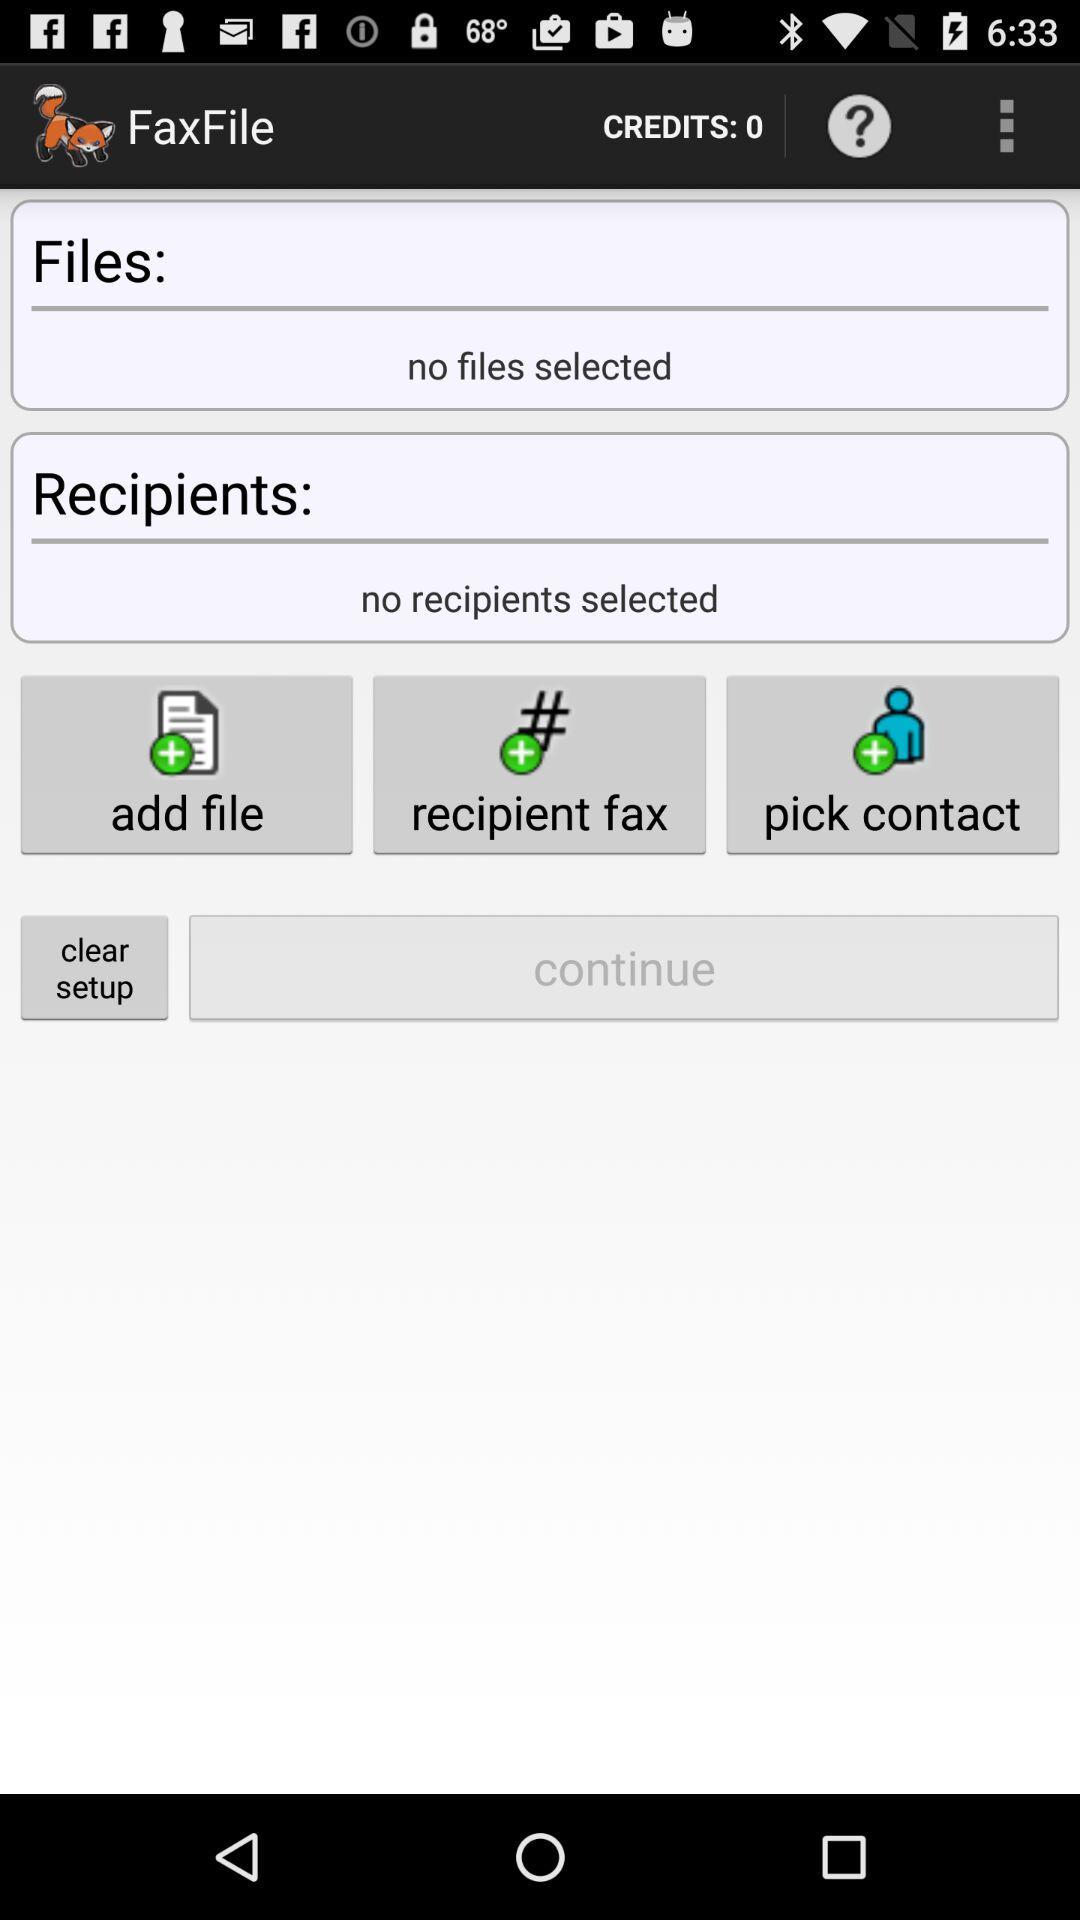 The width and height of the screenshot is (1080, 1920). What do you see at coordinates (538, 763) in the screenshot?
I see `button to the right of the add file icon` at bounding box center [538, 763].